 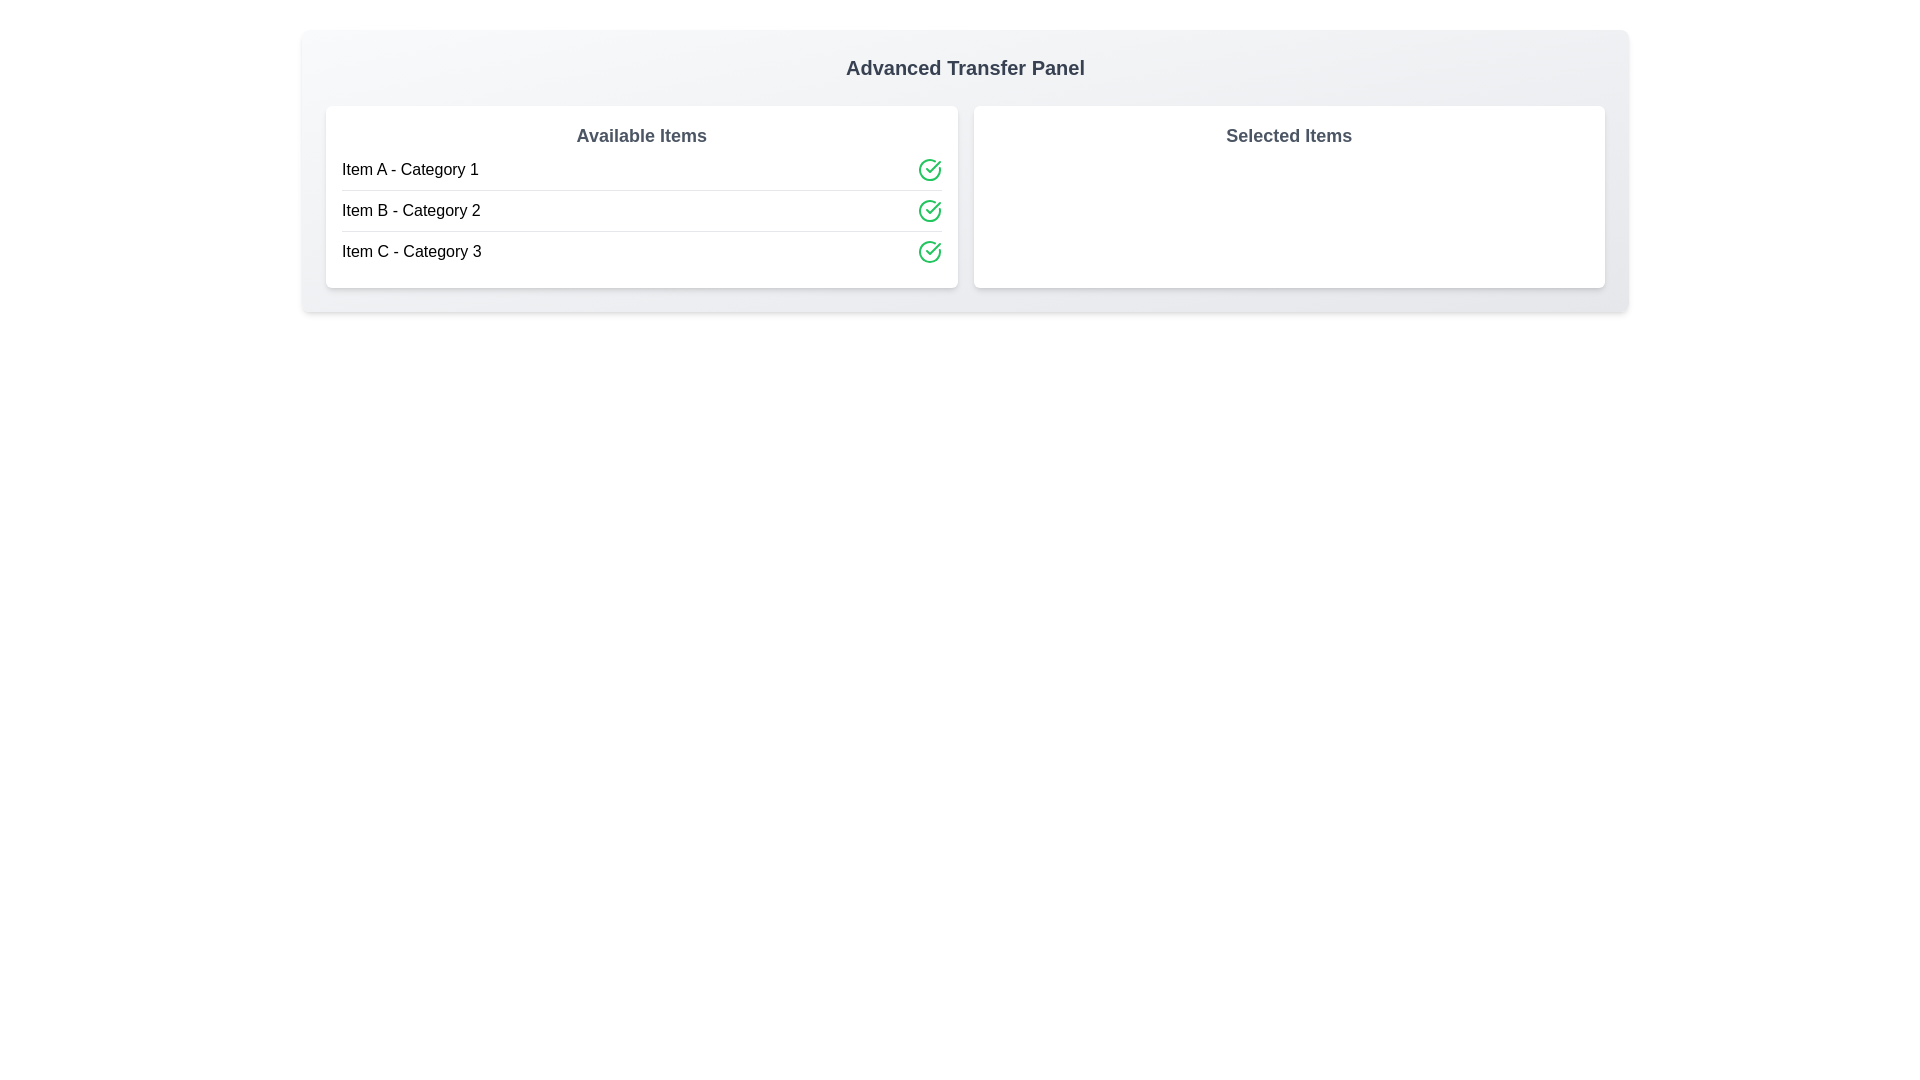 I want to click on the checkmark icon located to the right of 'Item B - Category 2' in the 'Available Items' list, which signifies approval or completion, so click(x=931, y=165).